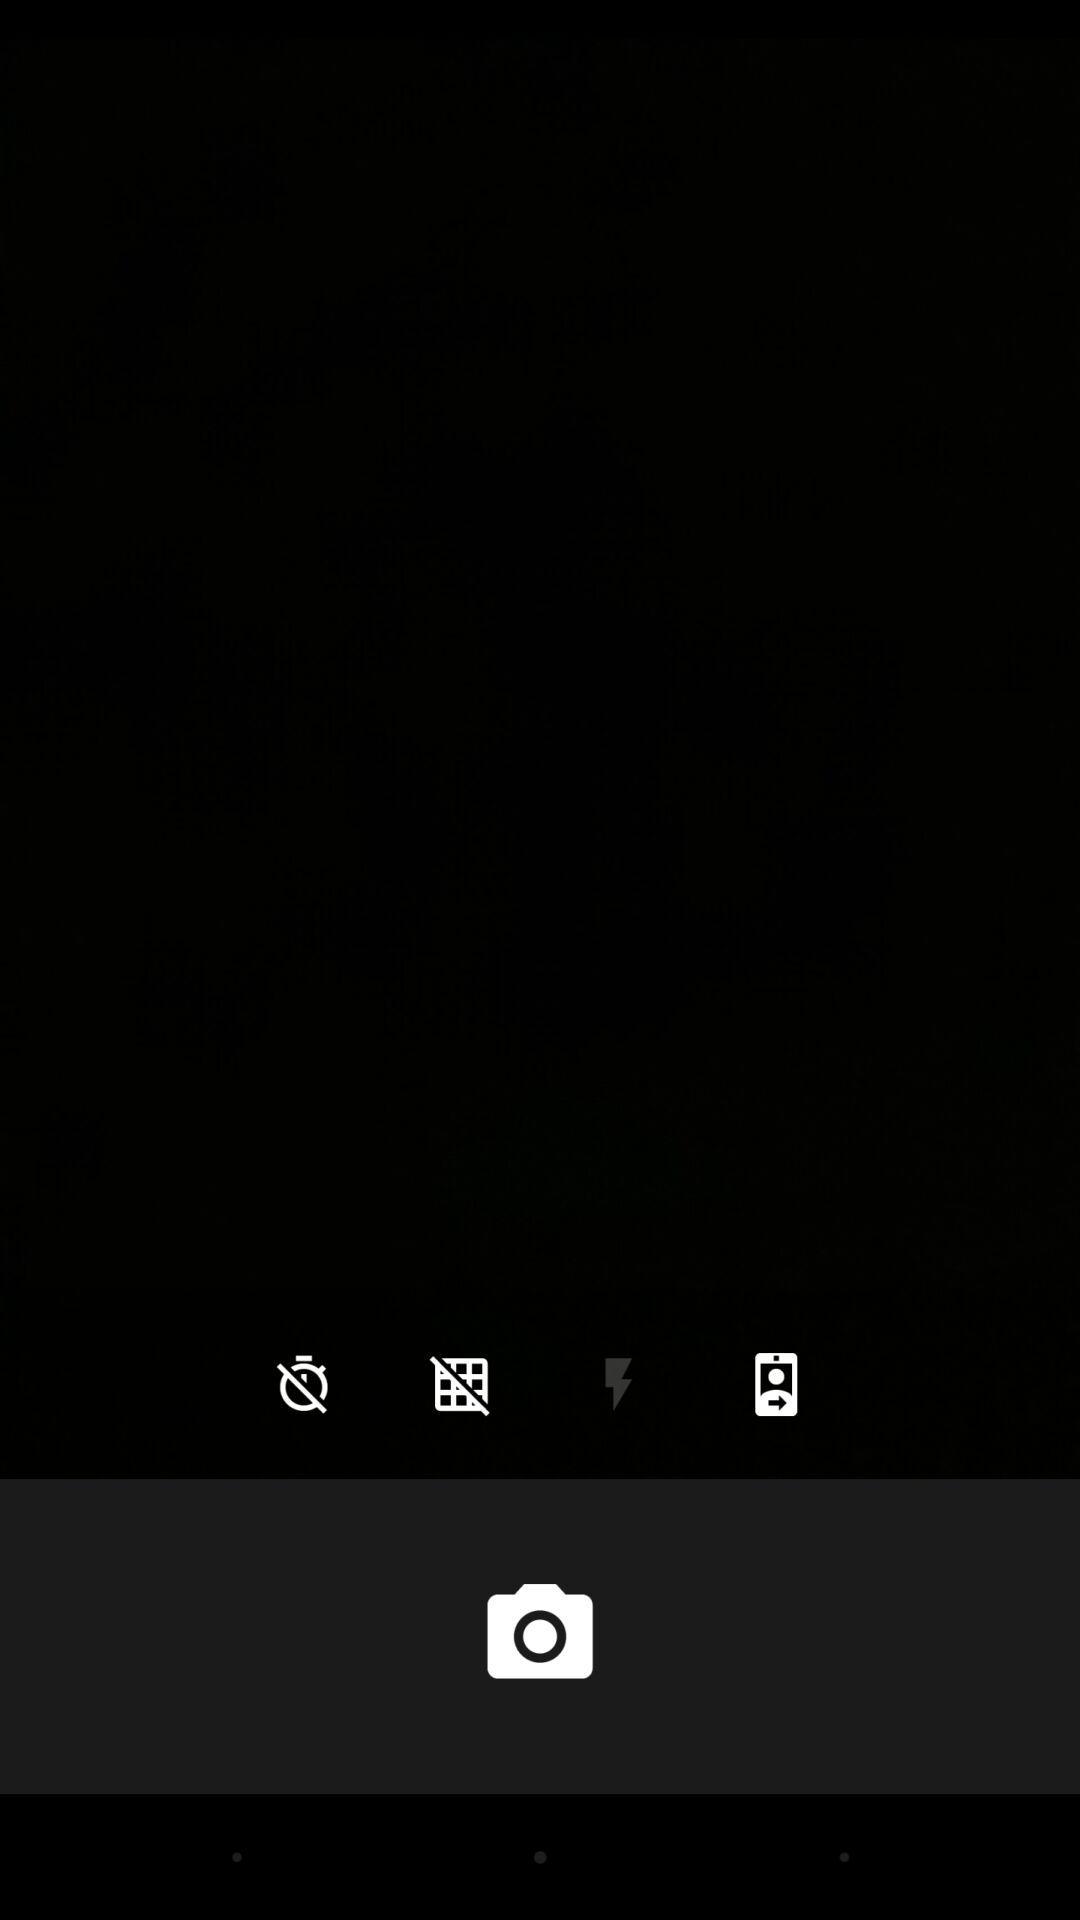  What do you see at coordinates (775, 1383) in the screenshot?
I see `the icon at the bottom right corner` at bounding box center [775, 1383].